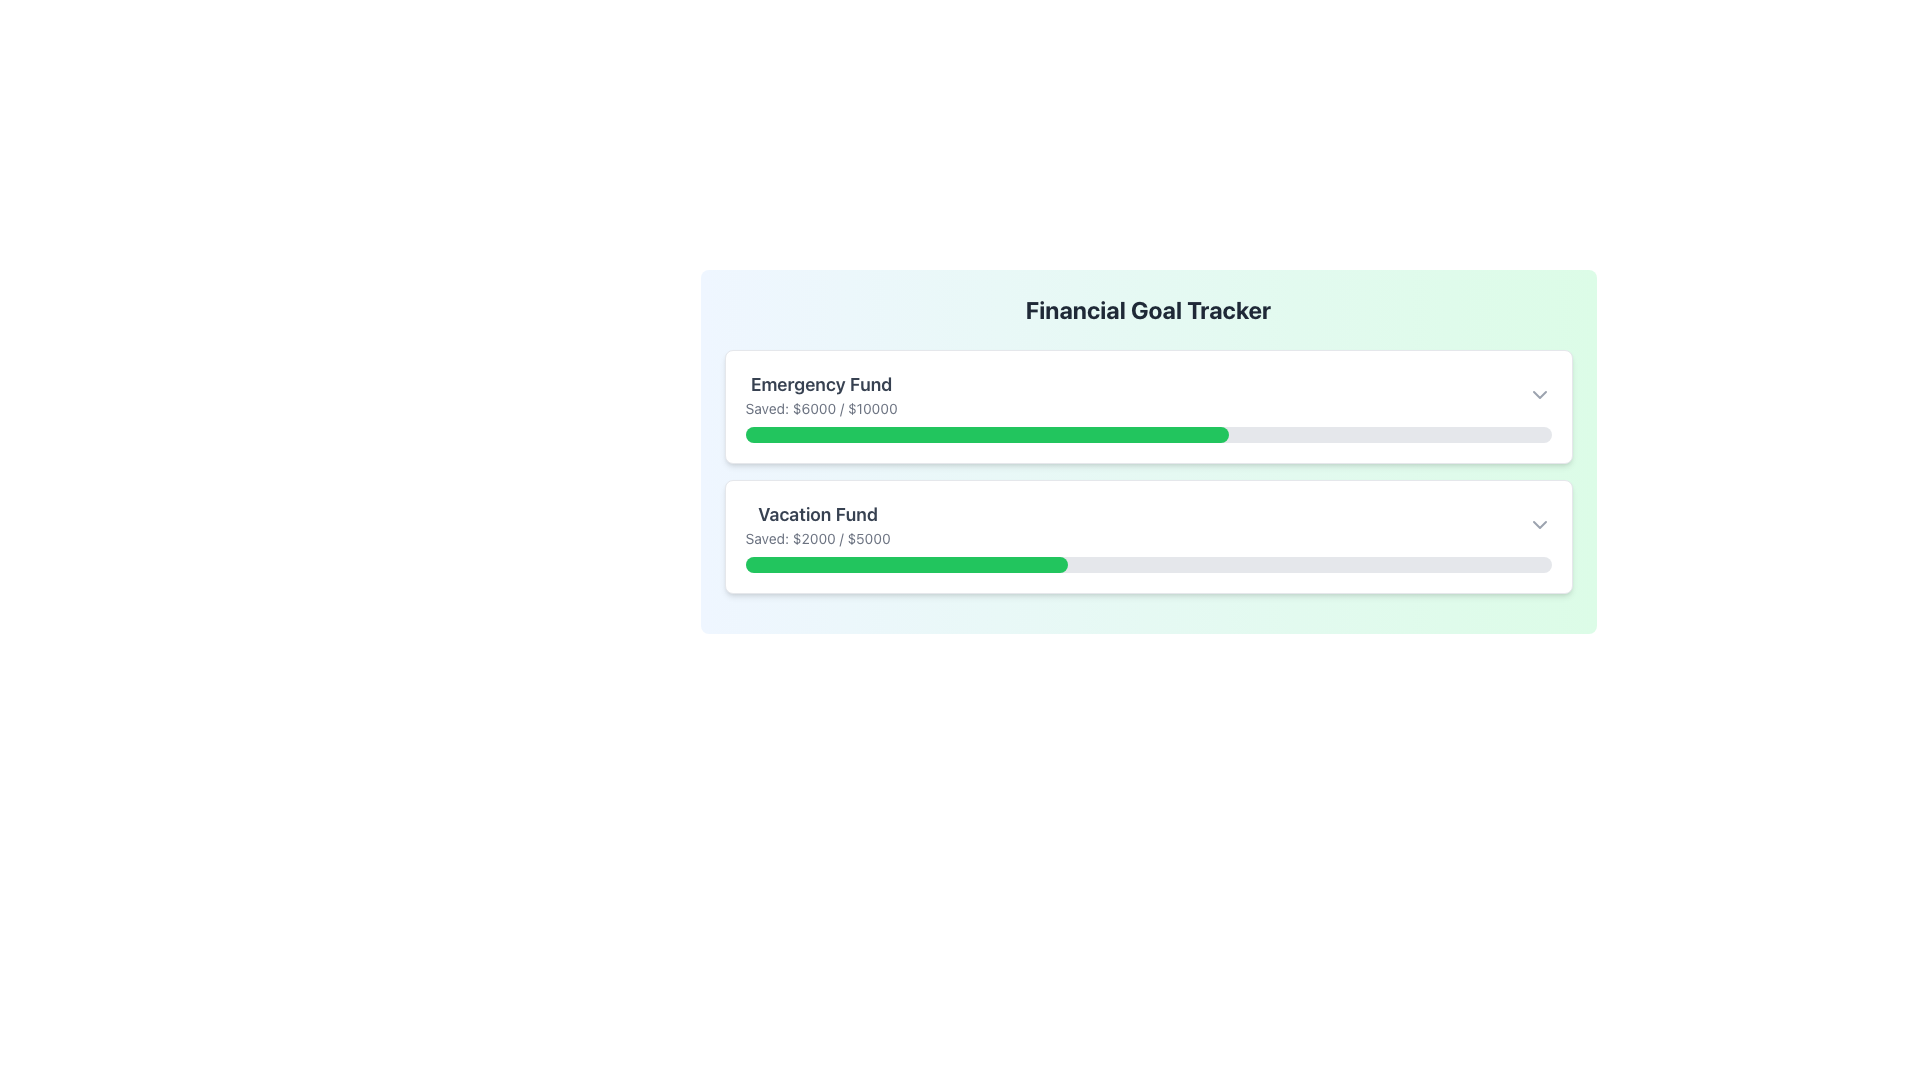  I want to click on the horizontal progress bar in the 'Vacation Fund' section, which is a rounded rectangle with a gray background and a green bar indicating 40% progress, located below the 'Emergency Fund' bar, so click(1148, 564).